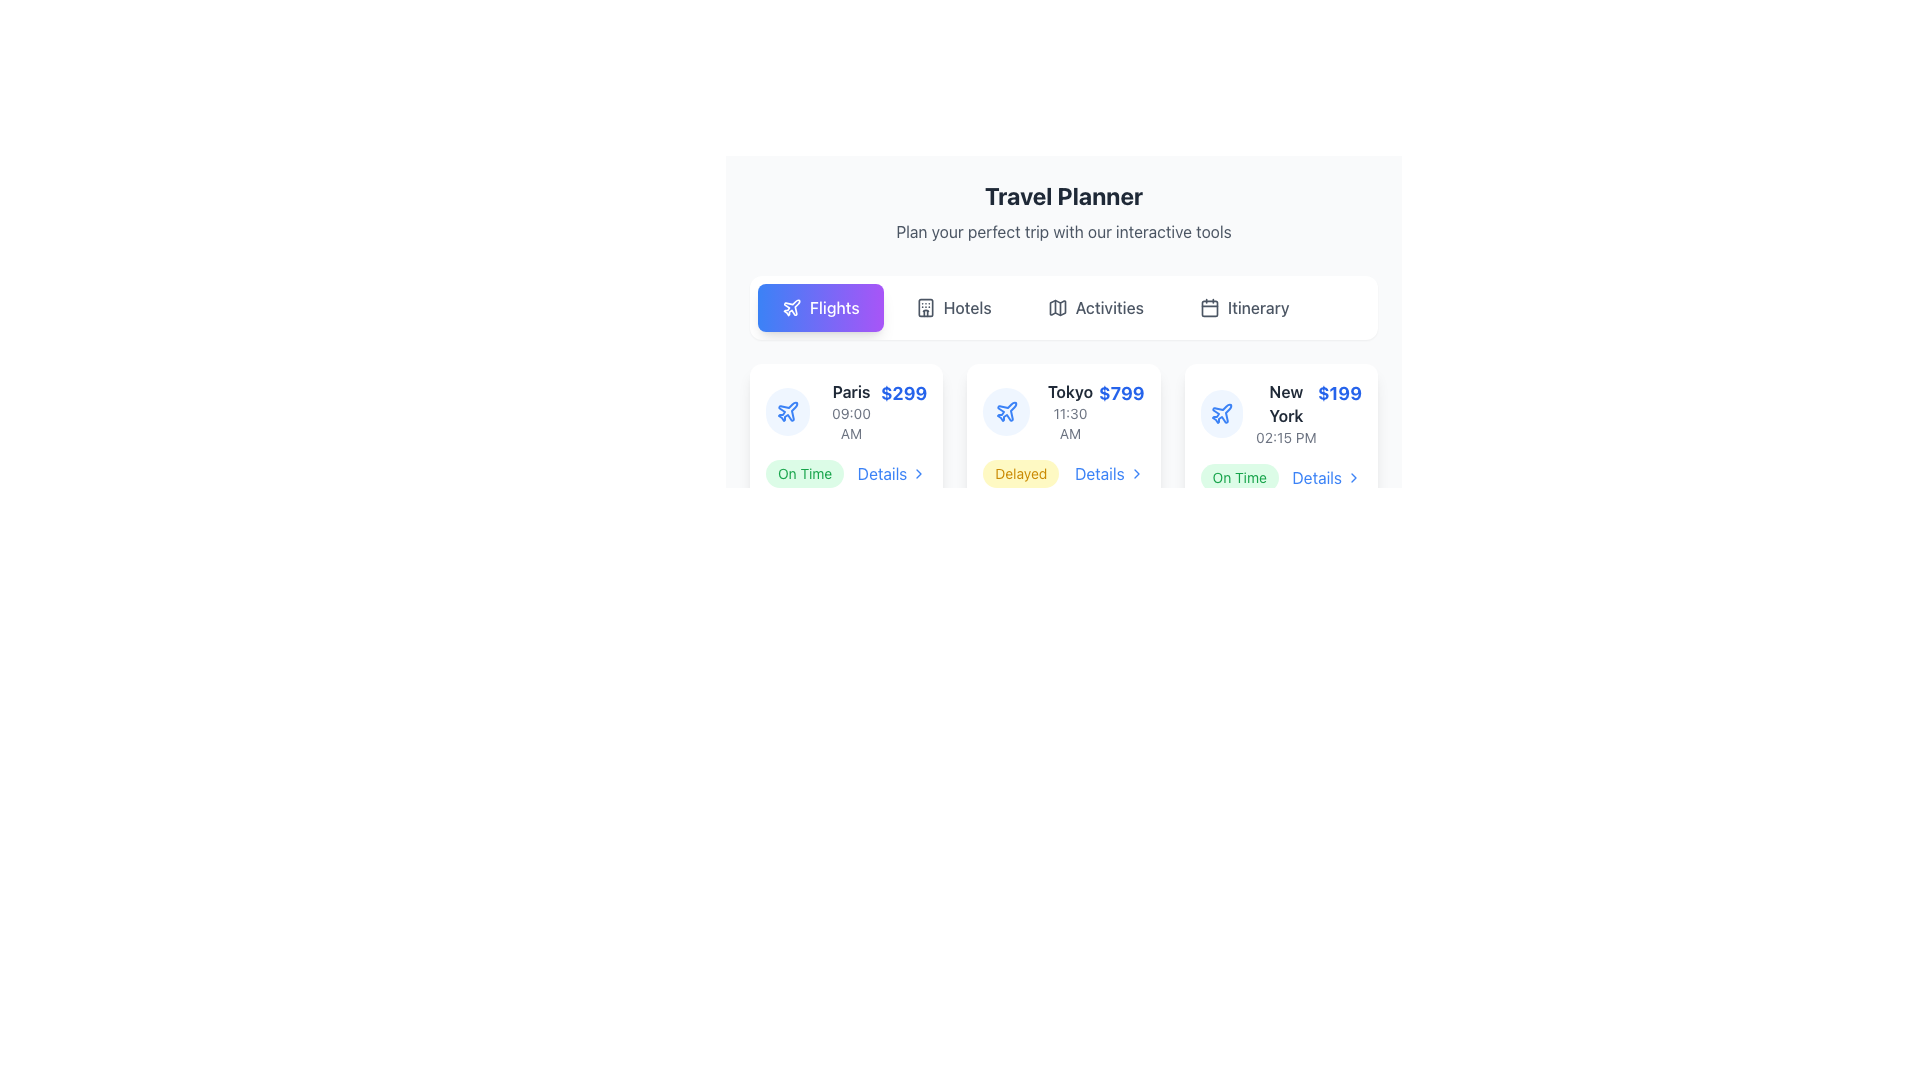 The width and height of the screenshot is (1920, 1080). Describe the element at coordinates (918, 474) in the screenshot. I see `the rightmost icon in the 'Details' group below the 'Paris' flight card to expand further details related to the flight entry` at that location.